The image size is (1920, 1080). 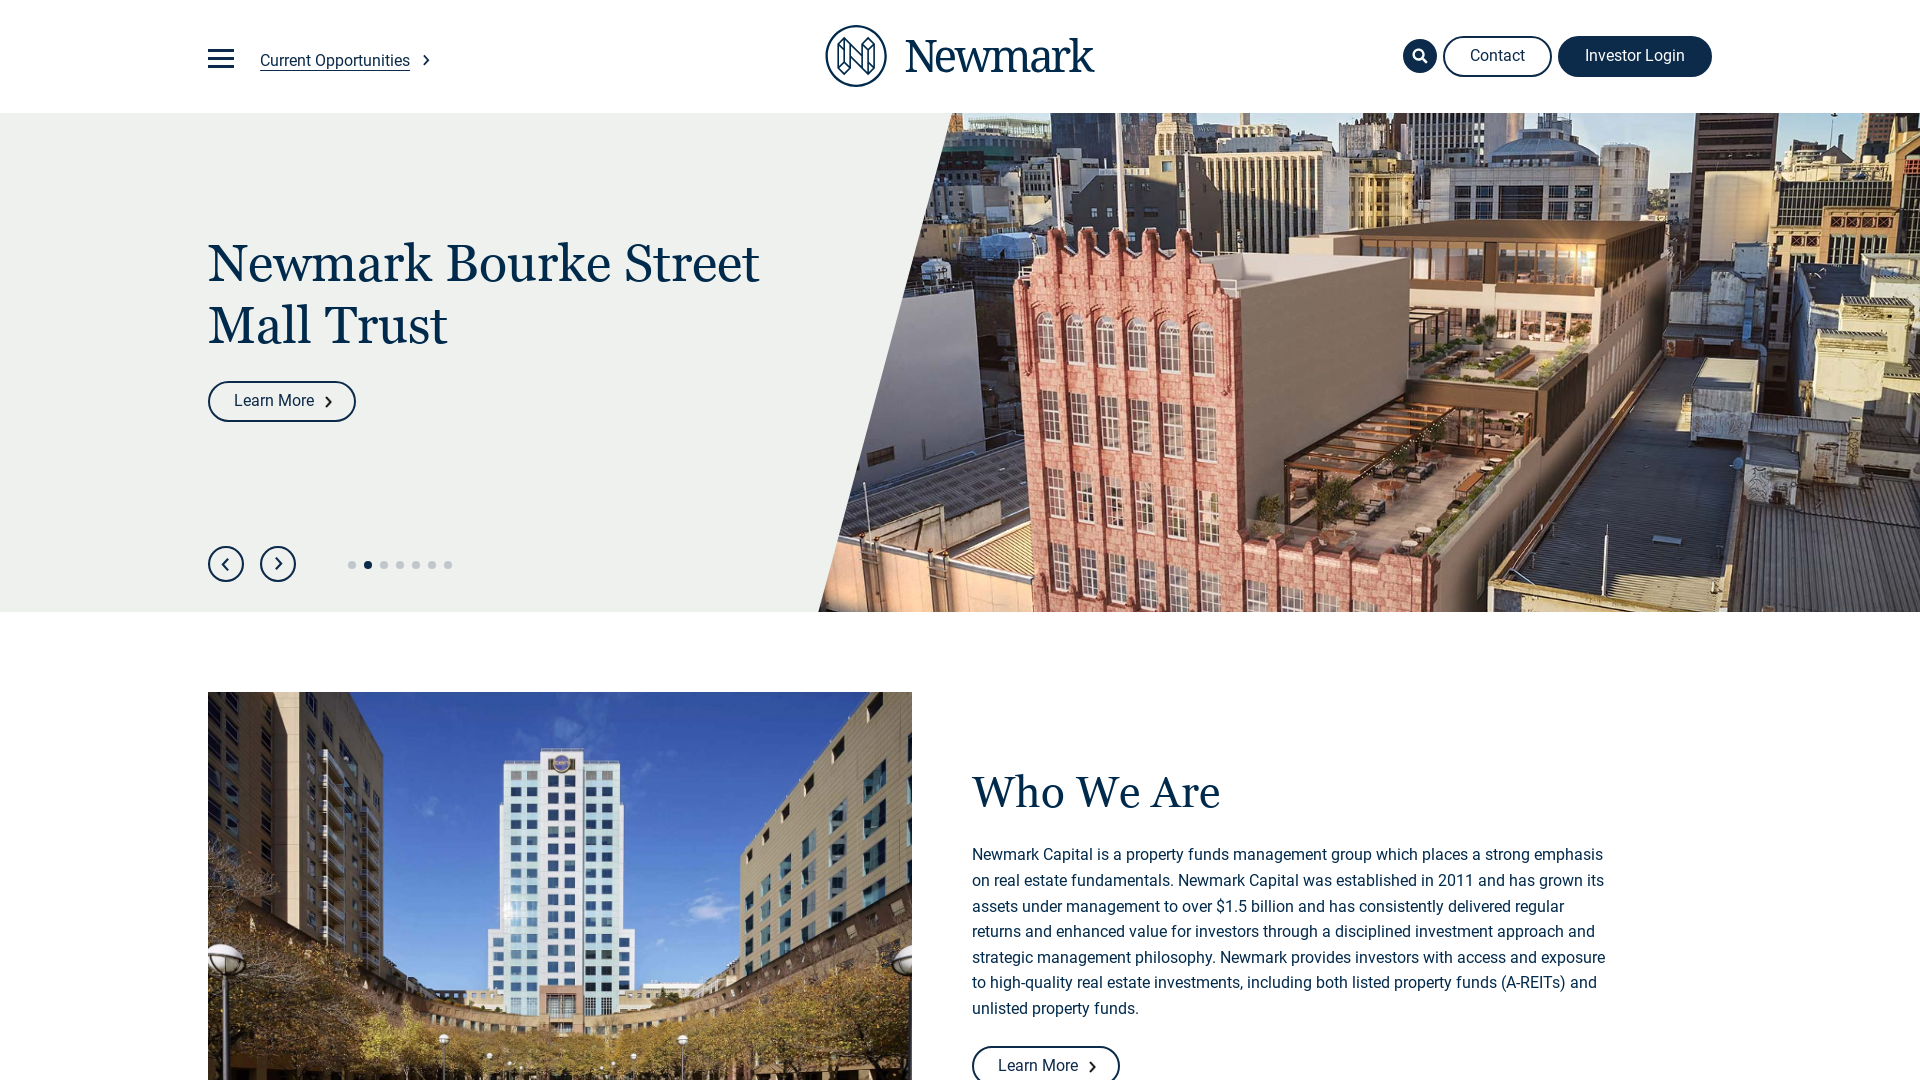 What do you see at coordinates (207, 563) in the screenshot?
I see `'Previous'` at bounding box center [207, 563].